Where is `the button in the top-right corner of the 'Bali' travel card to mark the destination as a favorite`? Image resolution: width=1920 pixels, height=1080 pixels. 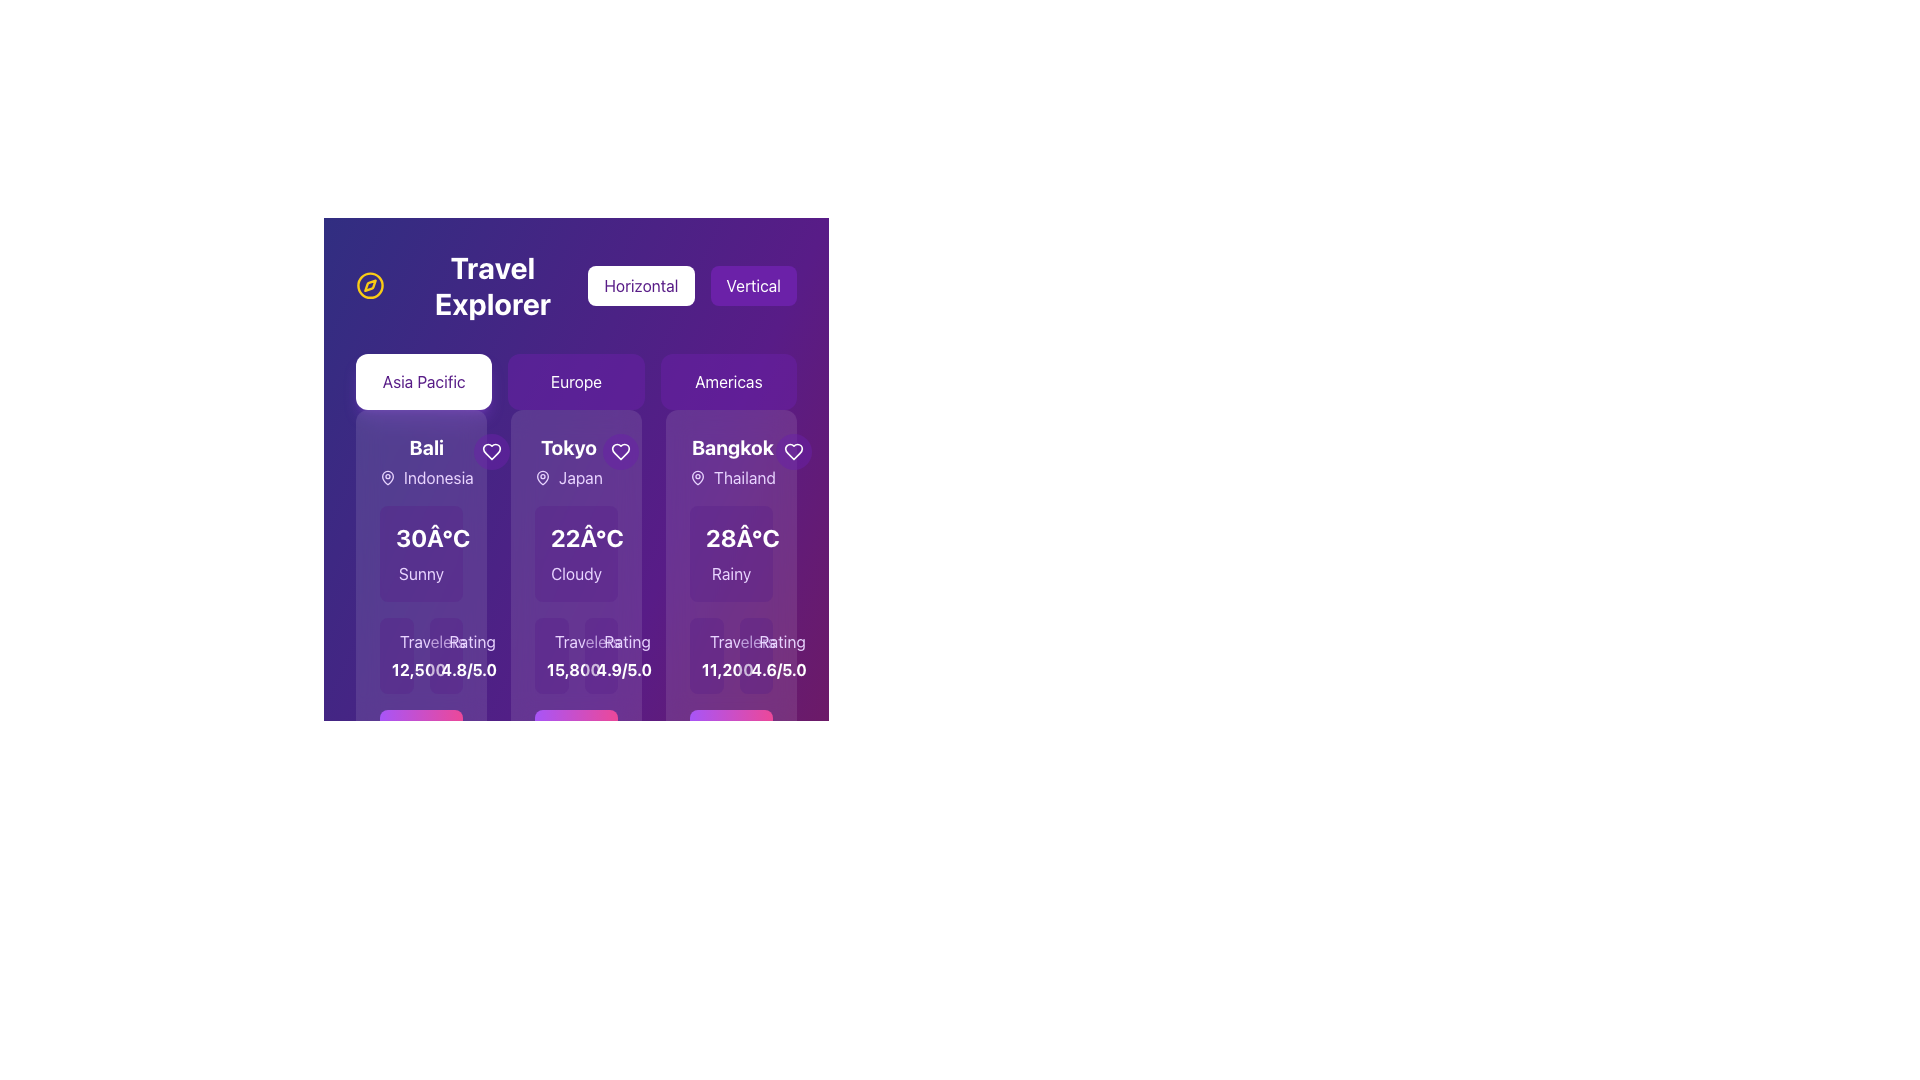 the button in the top-right corner of the 'Bali' travel card to mark the destination as a favorite is located at coordinates (491, 451).